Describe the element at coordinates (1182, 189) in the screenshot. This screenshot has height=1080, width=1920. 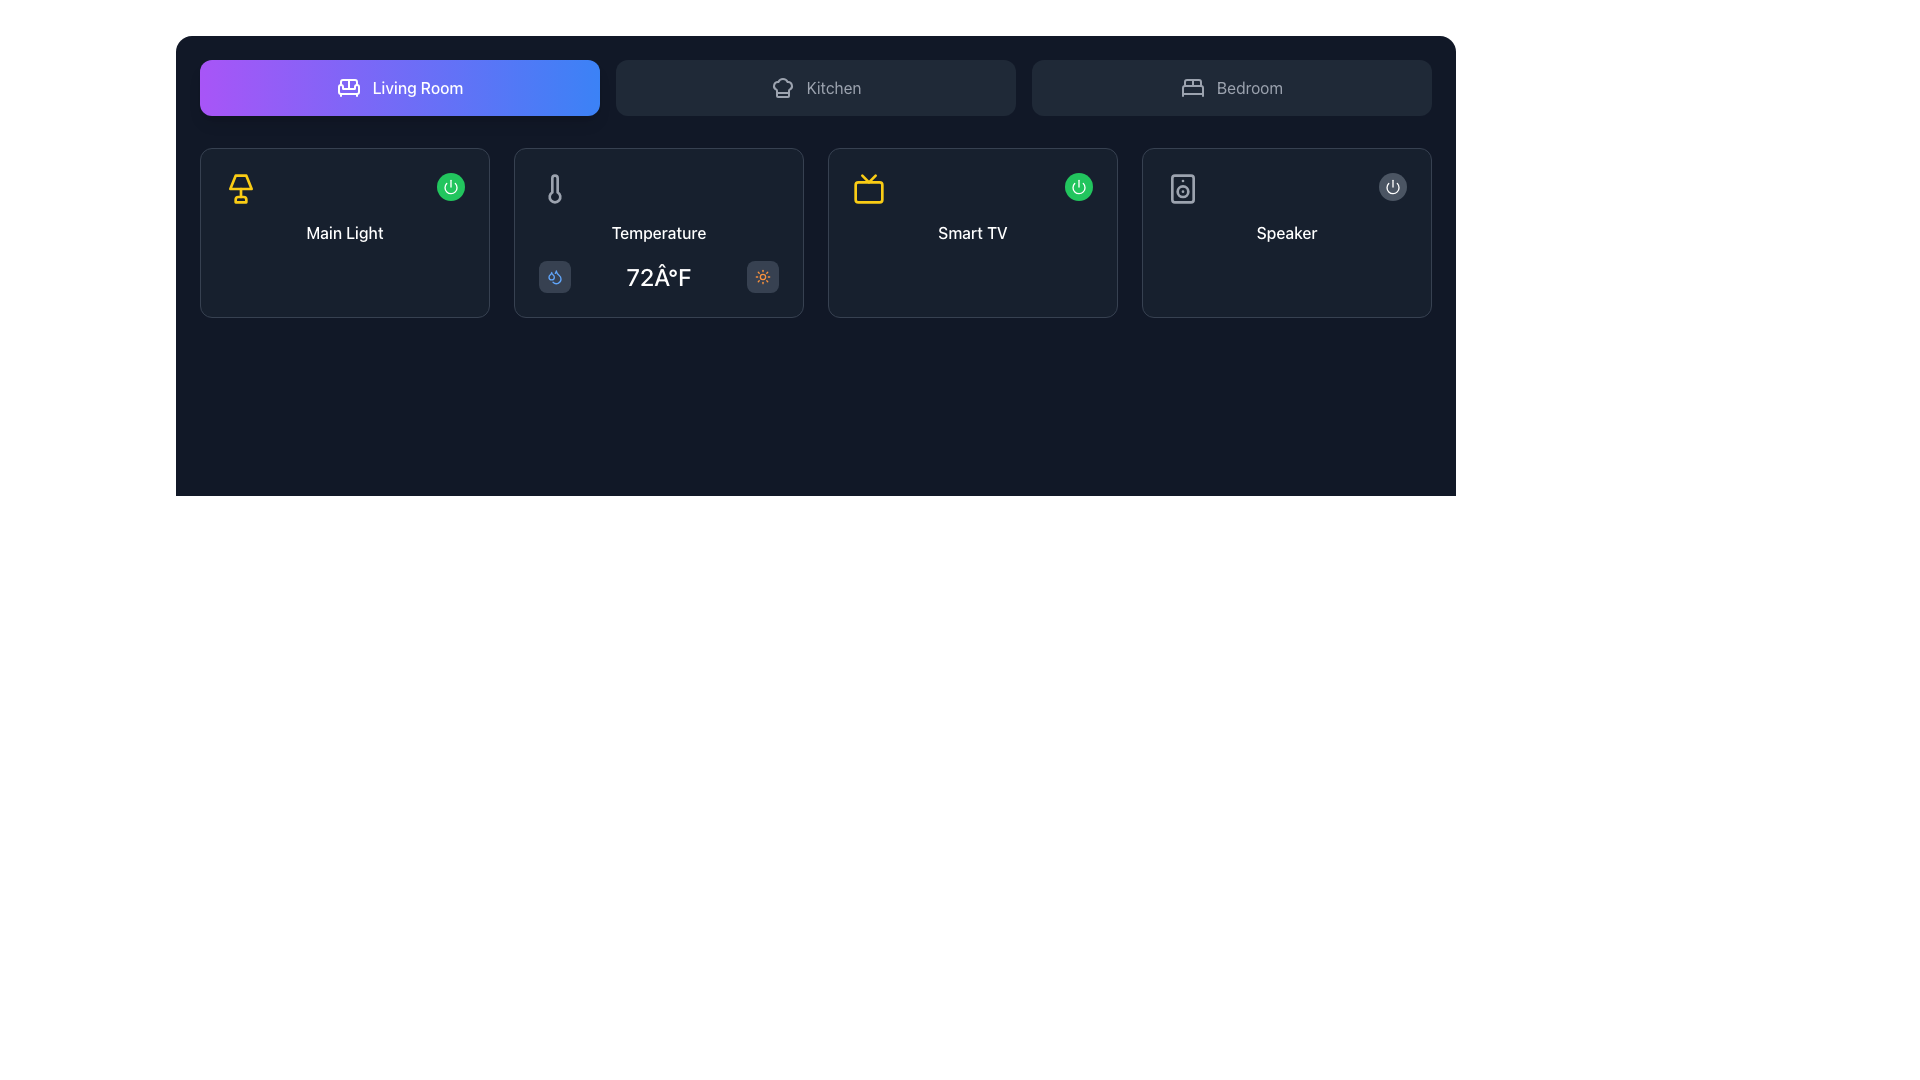
I see `the speaker icon located in the 'Speaker' section, which is positioned to the left of the power button` at that location.